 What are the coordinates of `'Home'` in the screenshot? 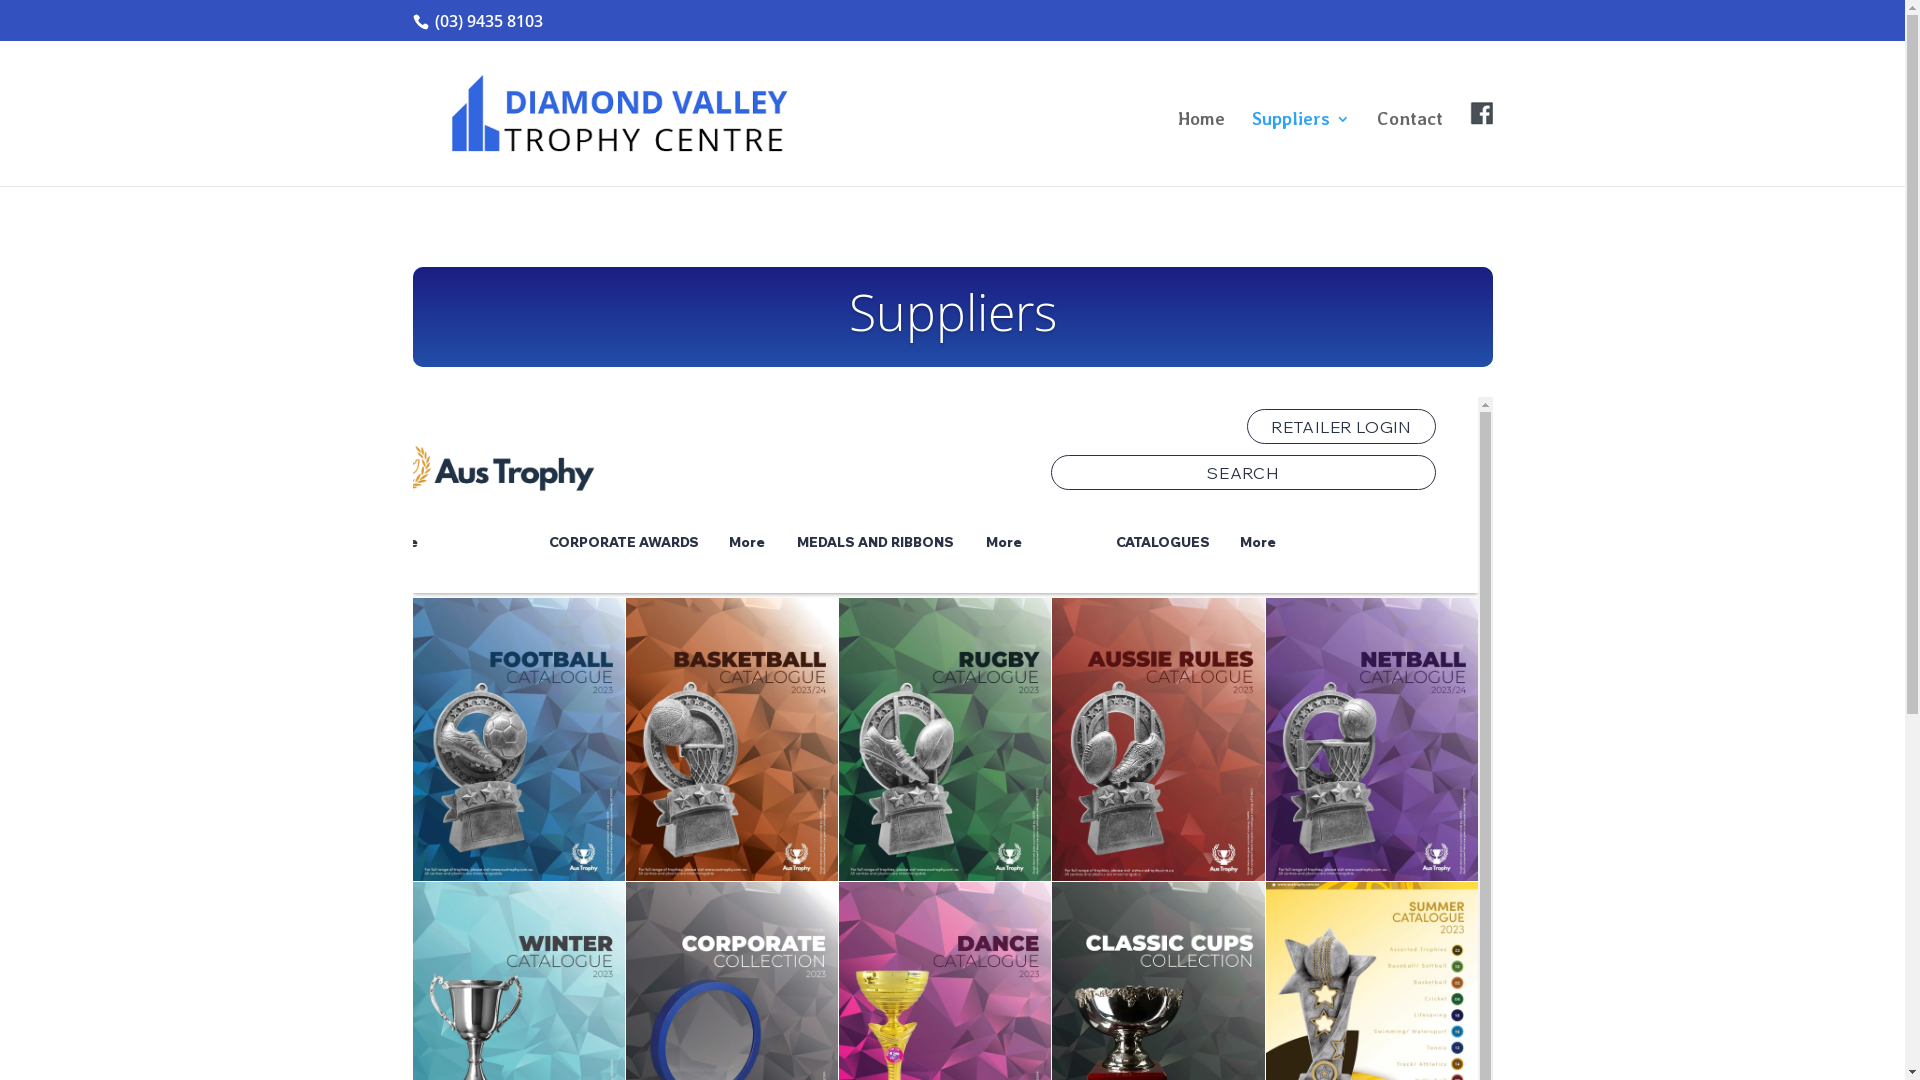 It's located at (1200, 148).